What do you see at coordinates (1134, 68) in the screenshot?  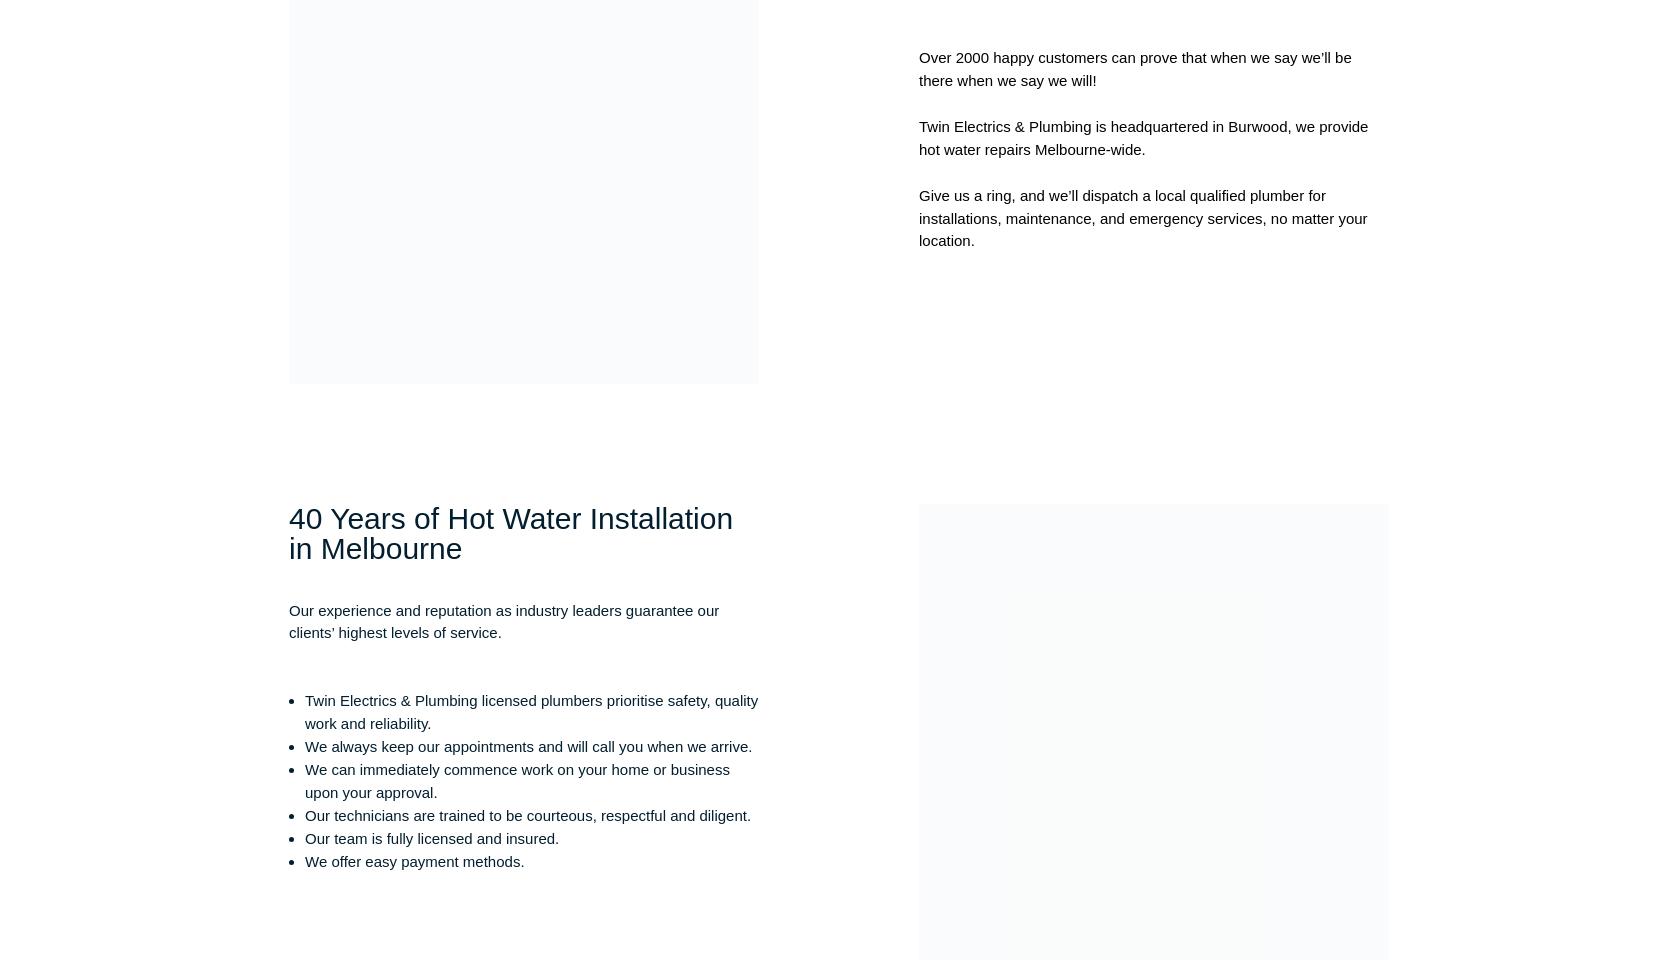 I see `'Over 2000 happy customers can prove that when we say we’ll be there when we say we will!'` at bounding box center [1134, 68].